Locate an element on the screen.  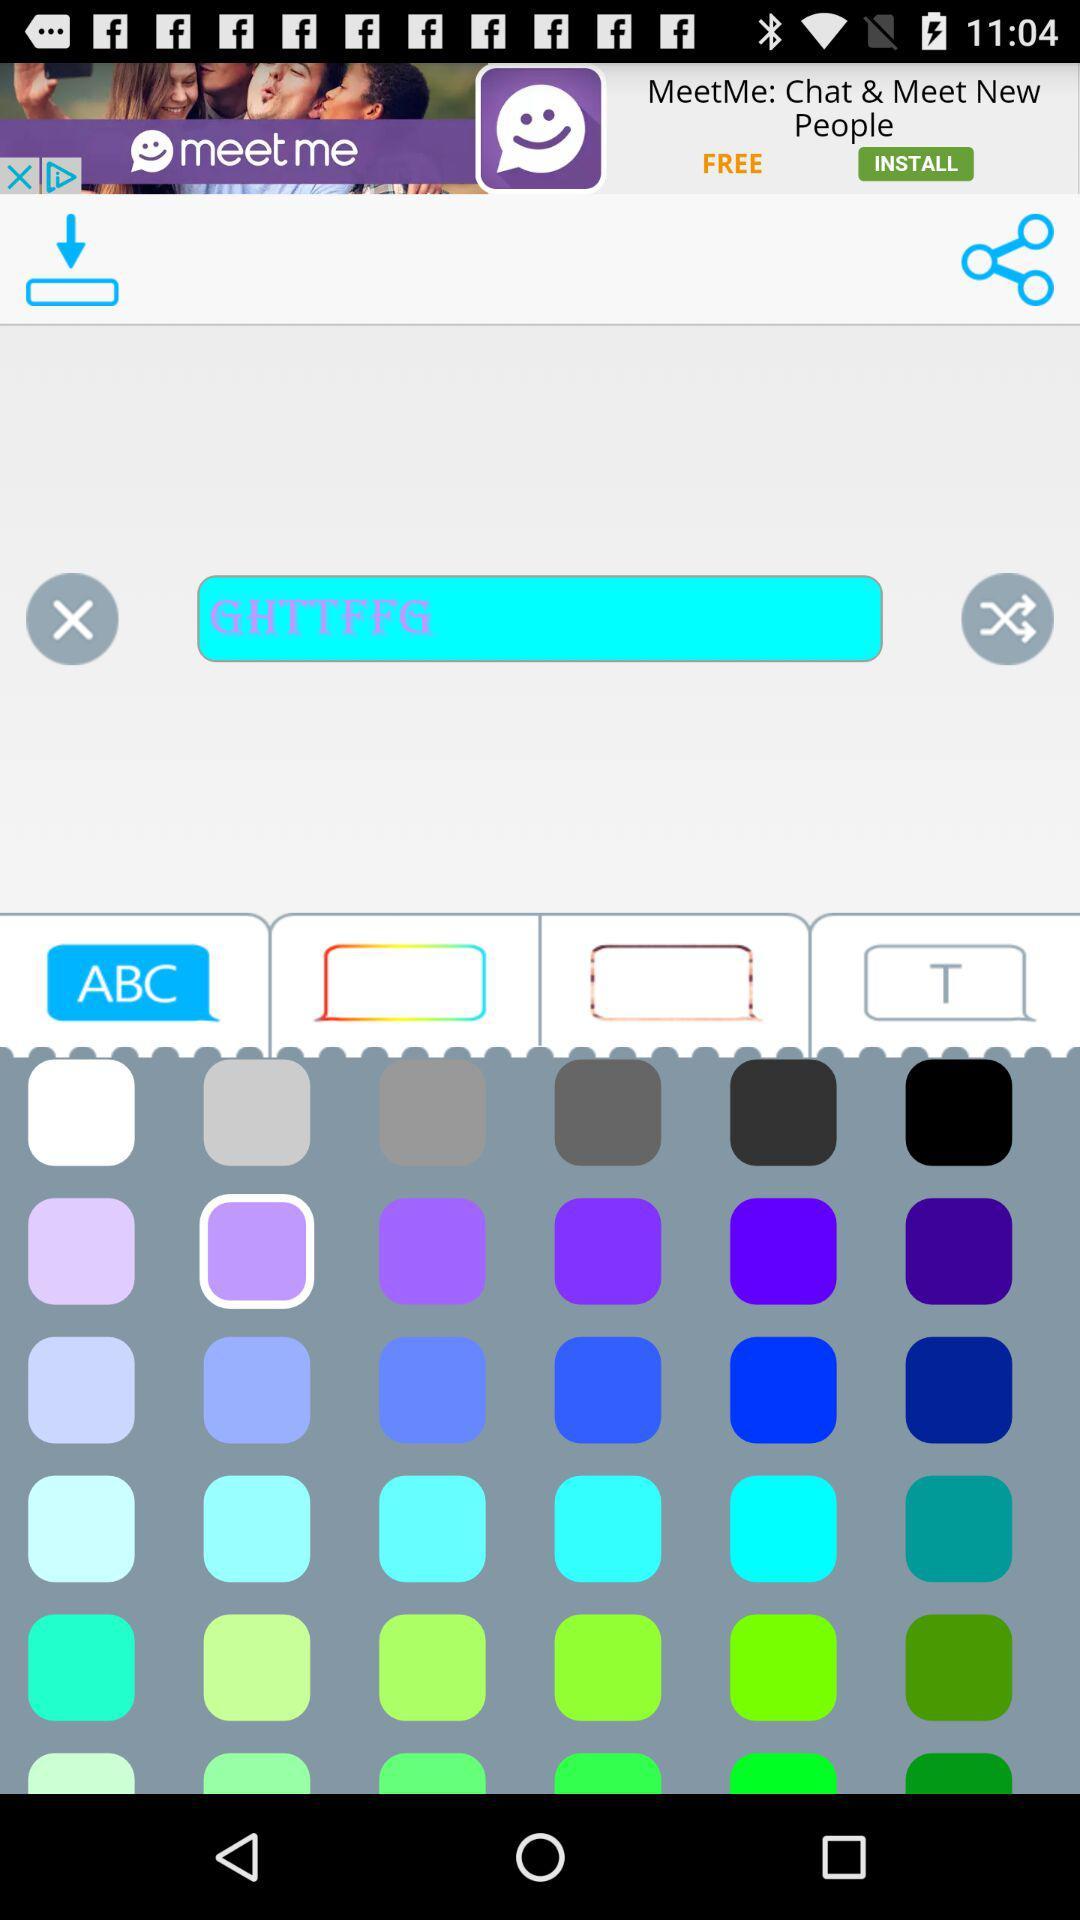
clear button is located at coordinates (71, 618).